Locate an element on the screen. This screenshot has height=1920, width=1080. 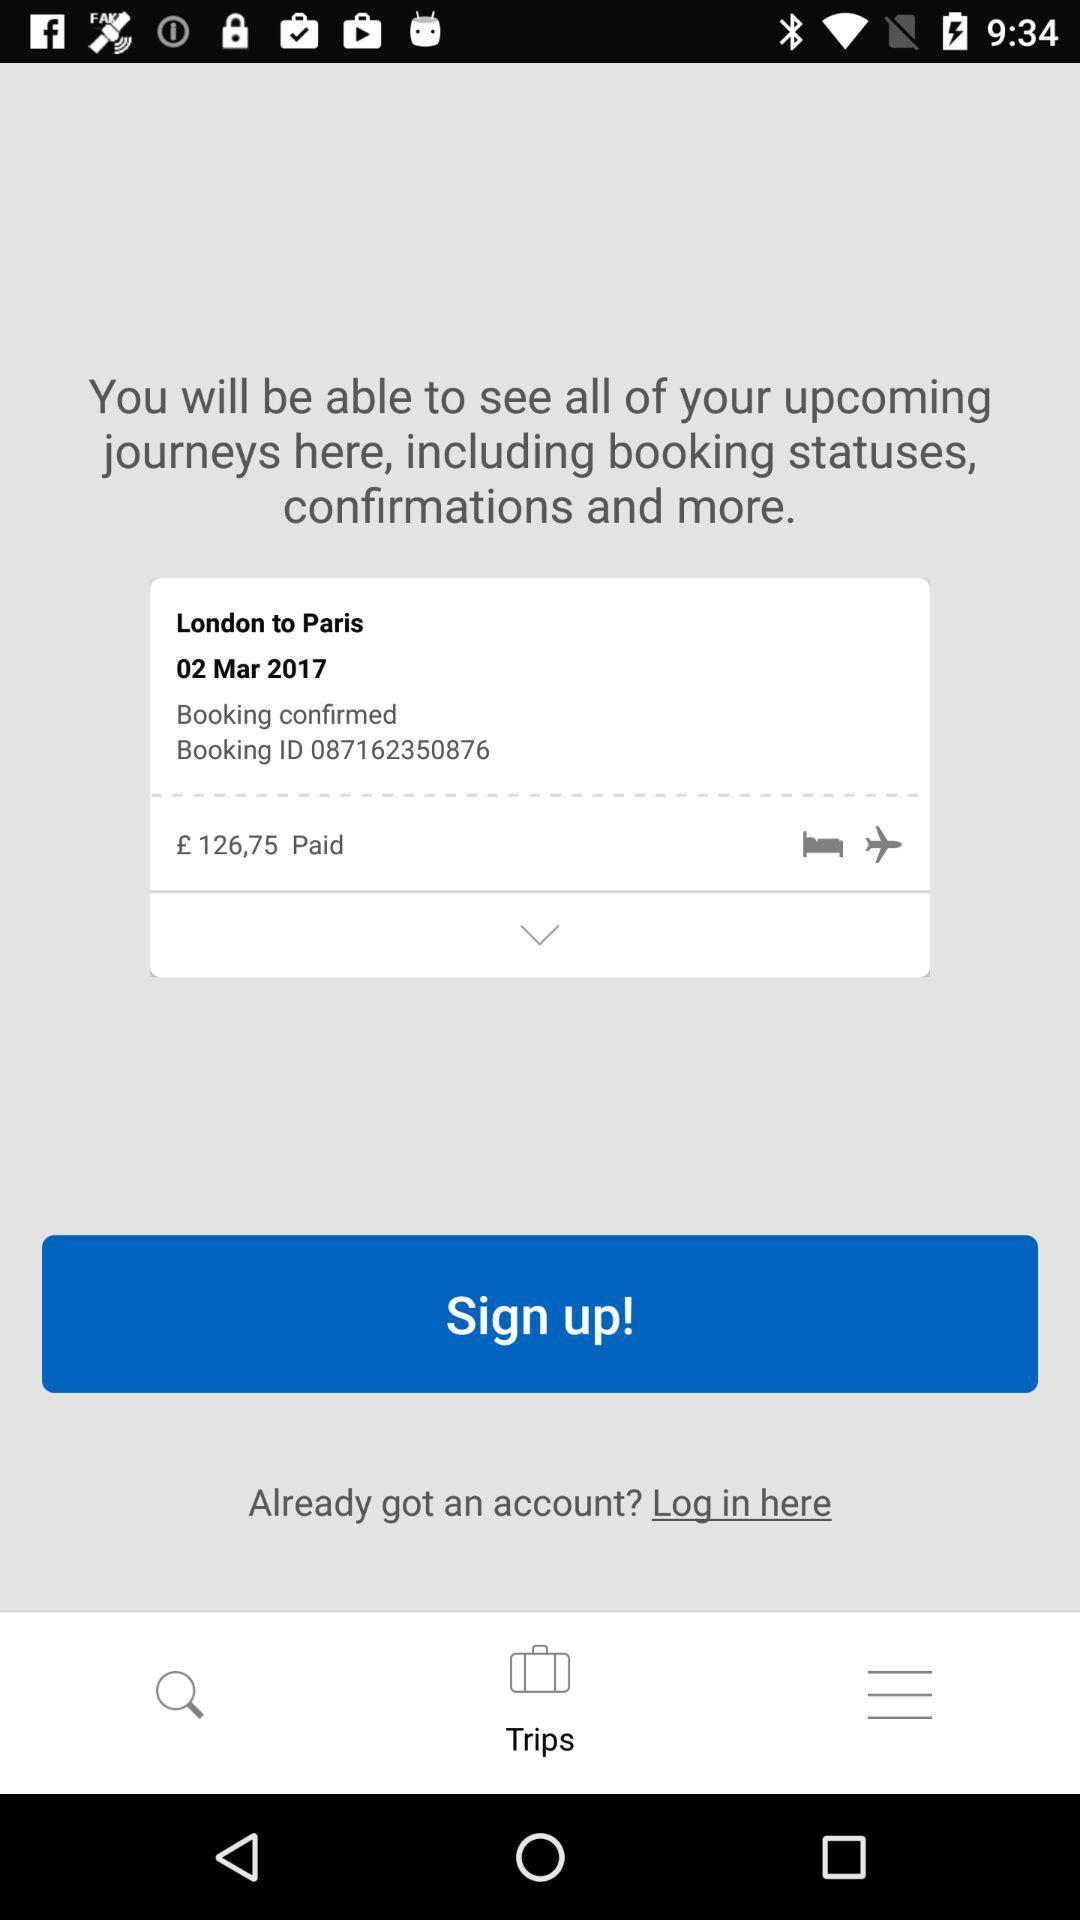
item below sign up! icon is located at coordinates (540, 1501).